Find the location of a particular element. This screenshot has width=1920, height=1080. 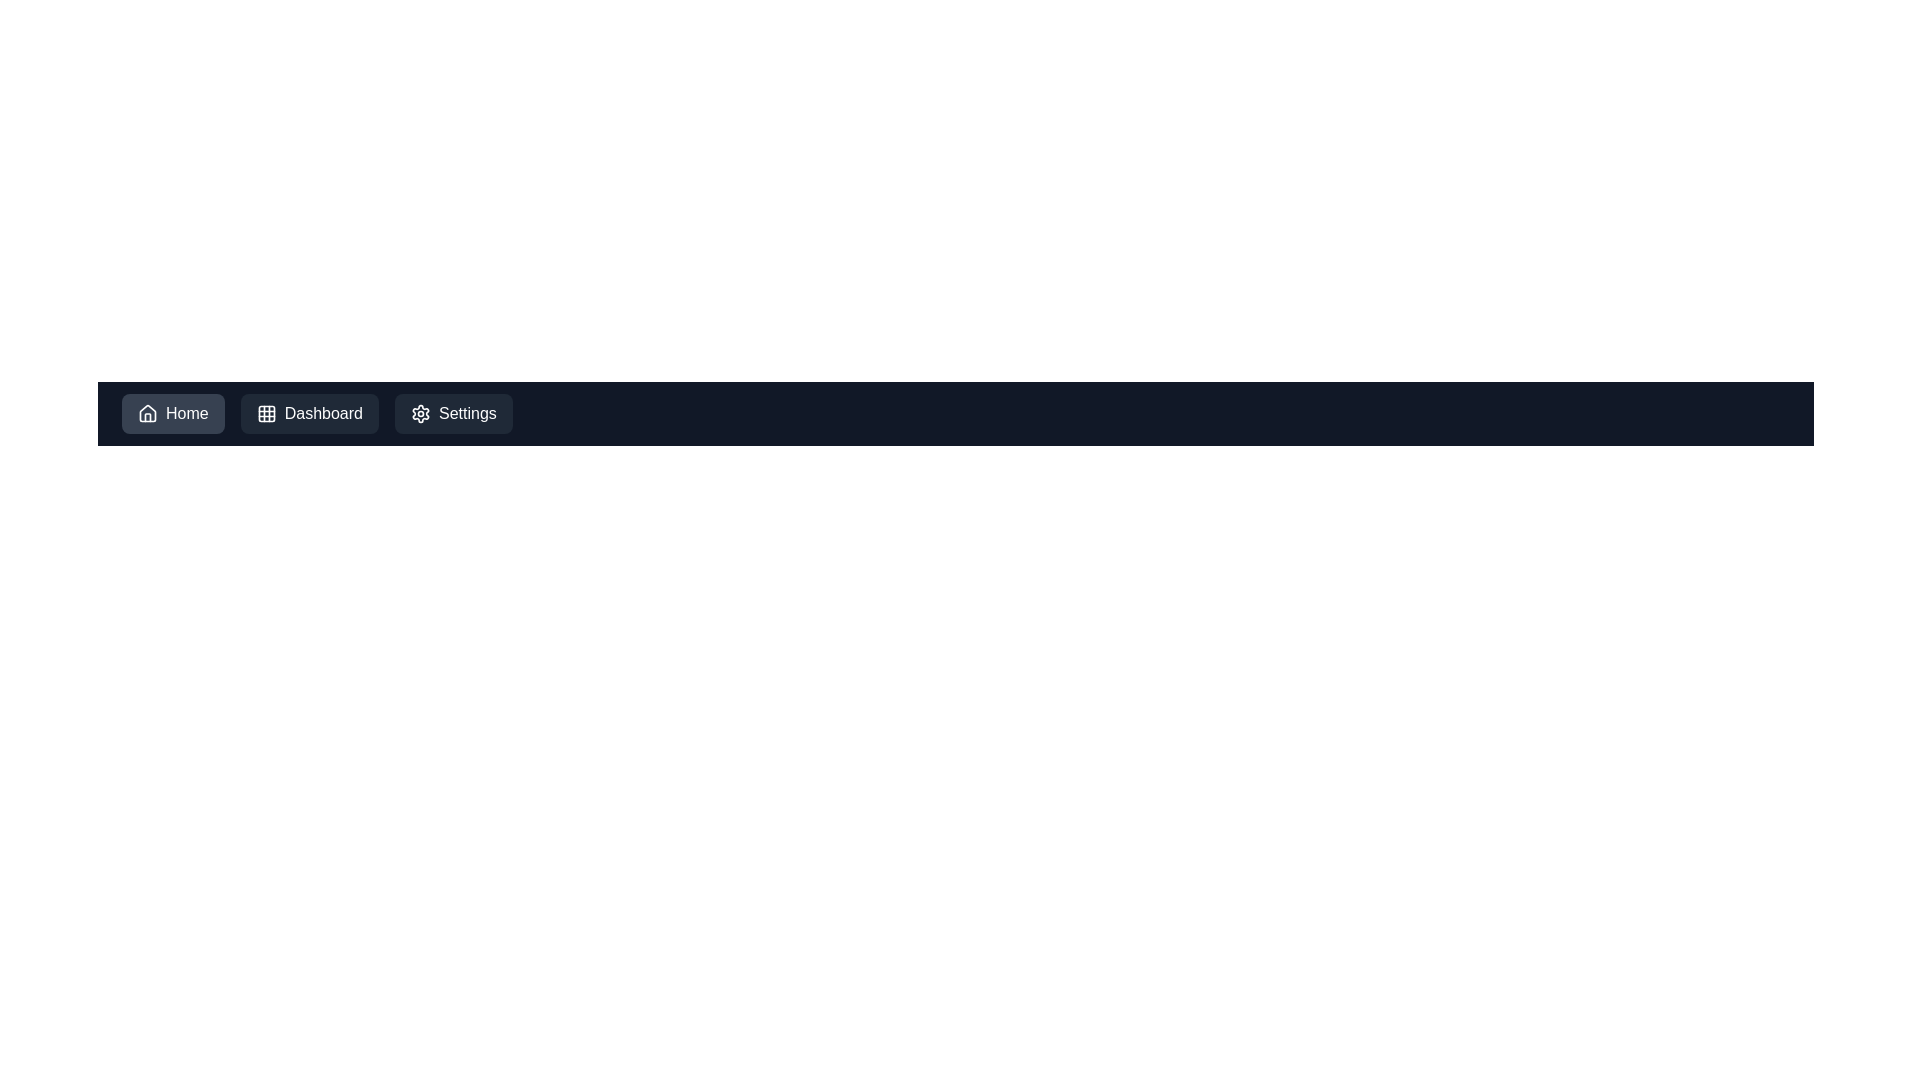

the gear-shaped icon located in the 'Settings' button on the navigation bar is located at coordinates (420, 412).